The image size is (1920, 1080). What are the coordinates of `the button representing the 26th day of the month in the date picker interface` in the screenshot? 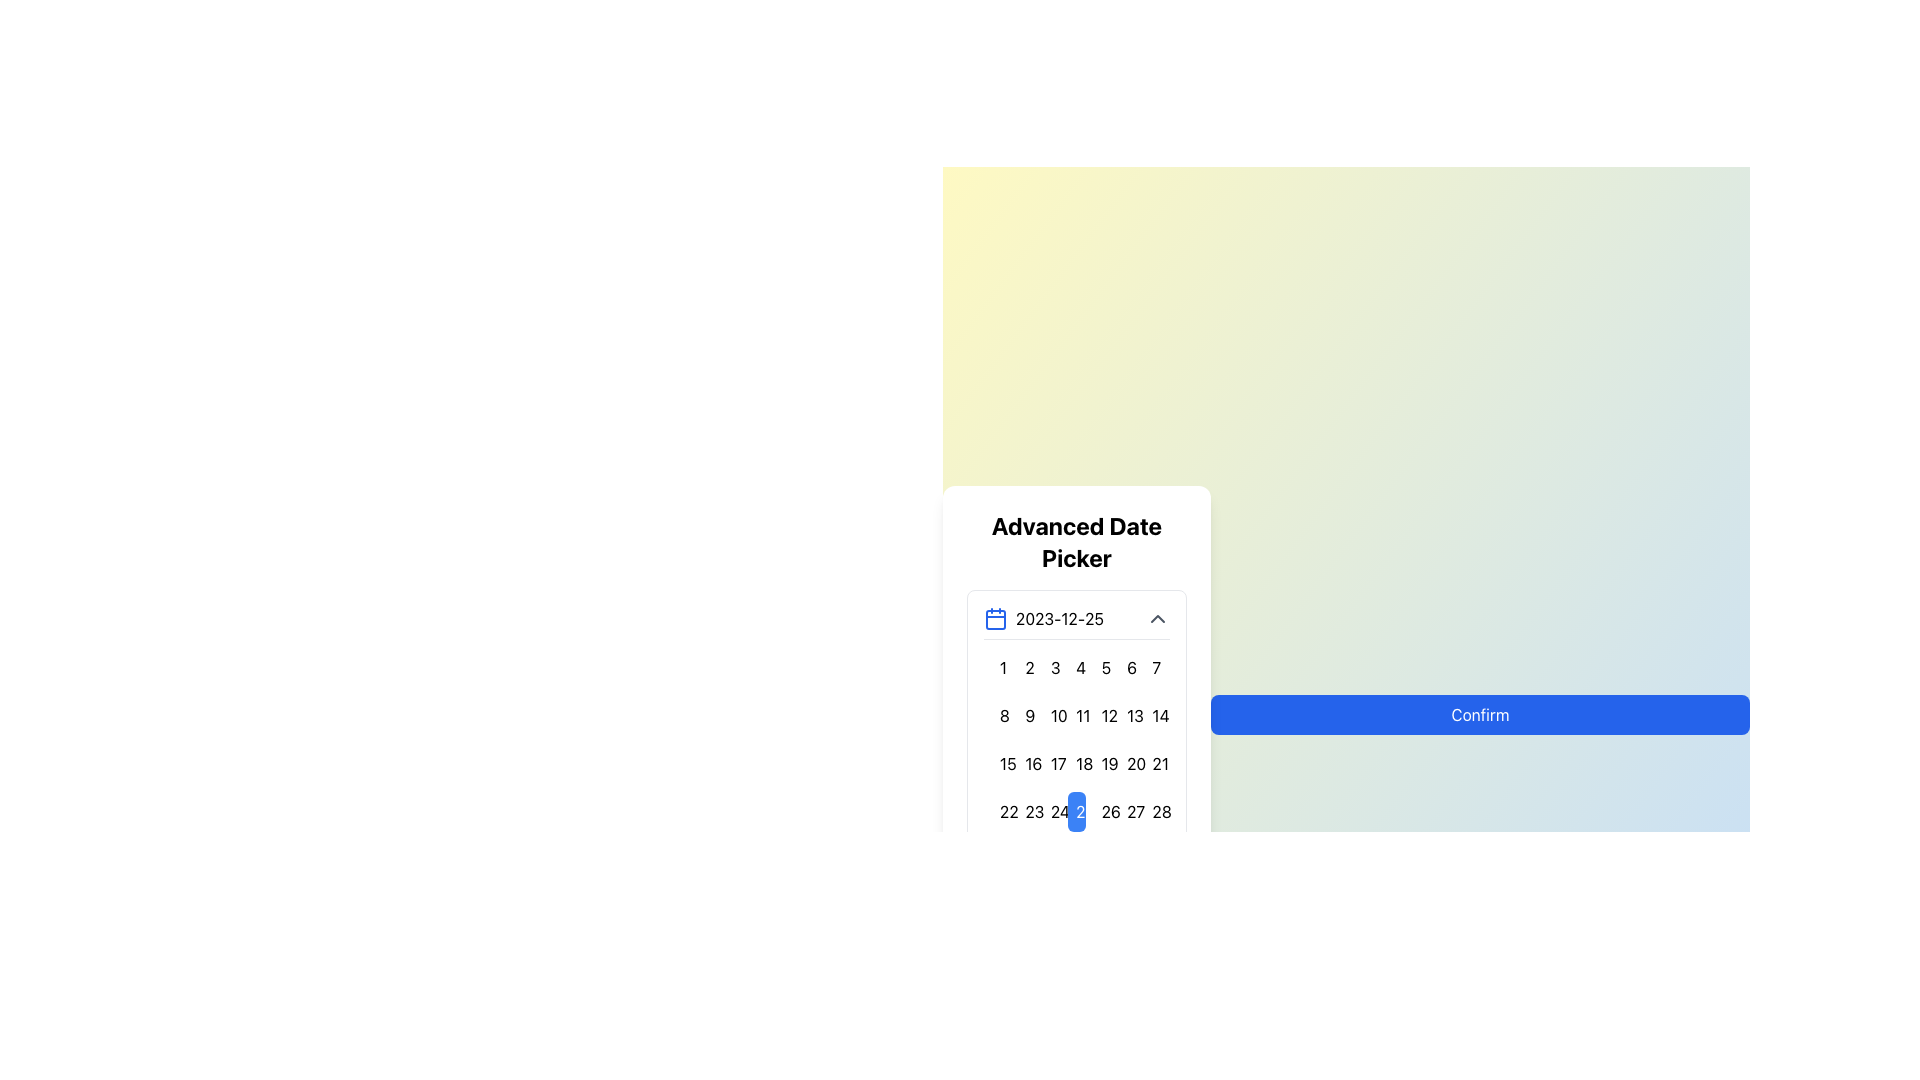 It's located at (1101, 811).